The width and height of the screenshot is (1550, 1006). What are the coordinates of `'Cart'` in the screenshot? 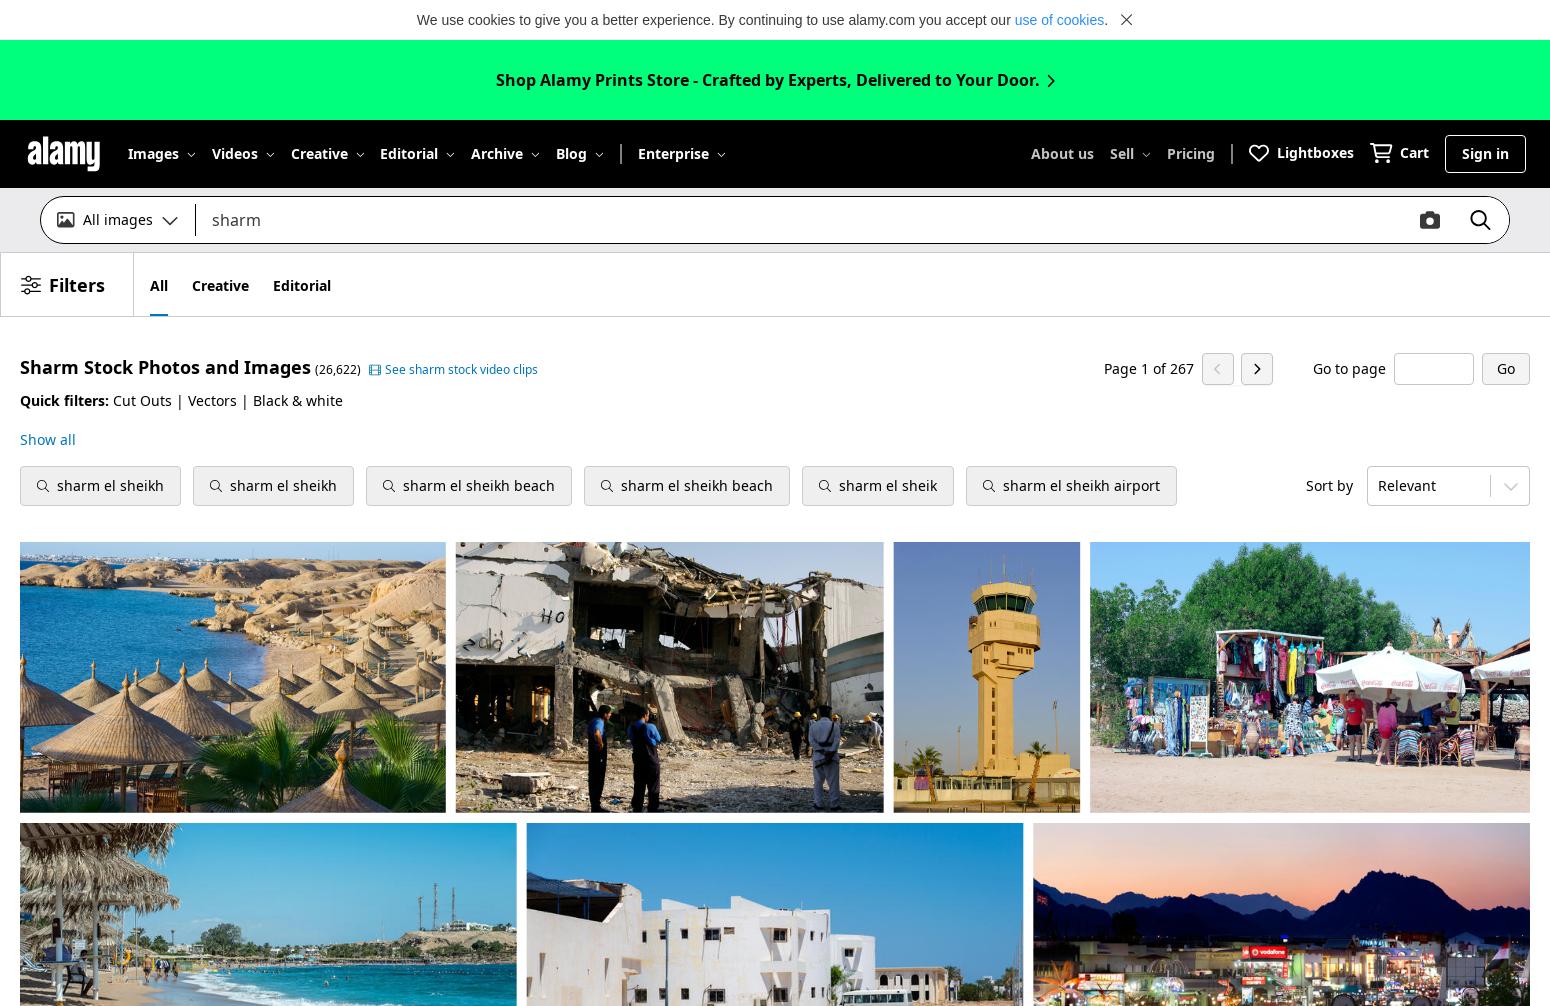 It's located at (1413, 151).